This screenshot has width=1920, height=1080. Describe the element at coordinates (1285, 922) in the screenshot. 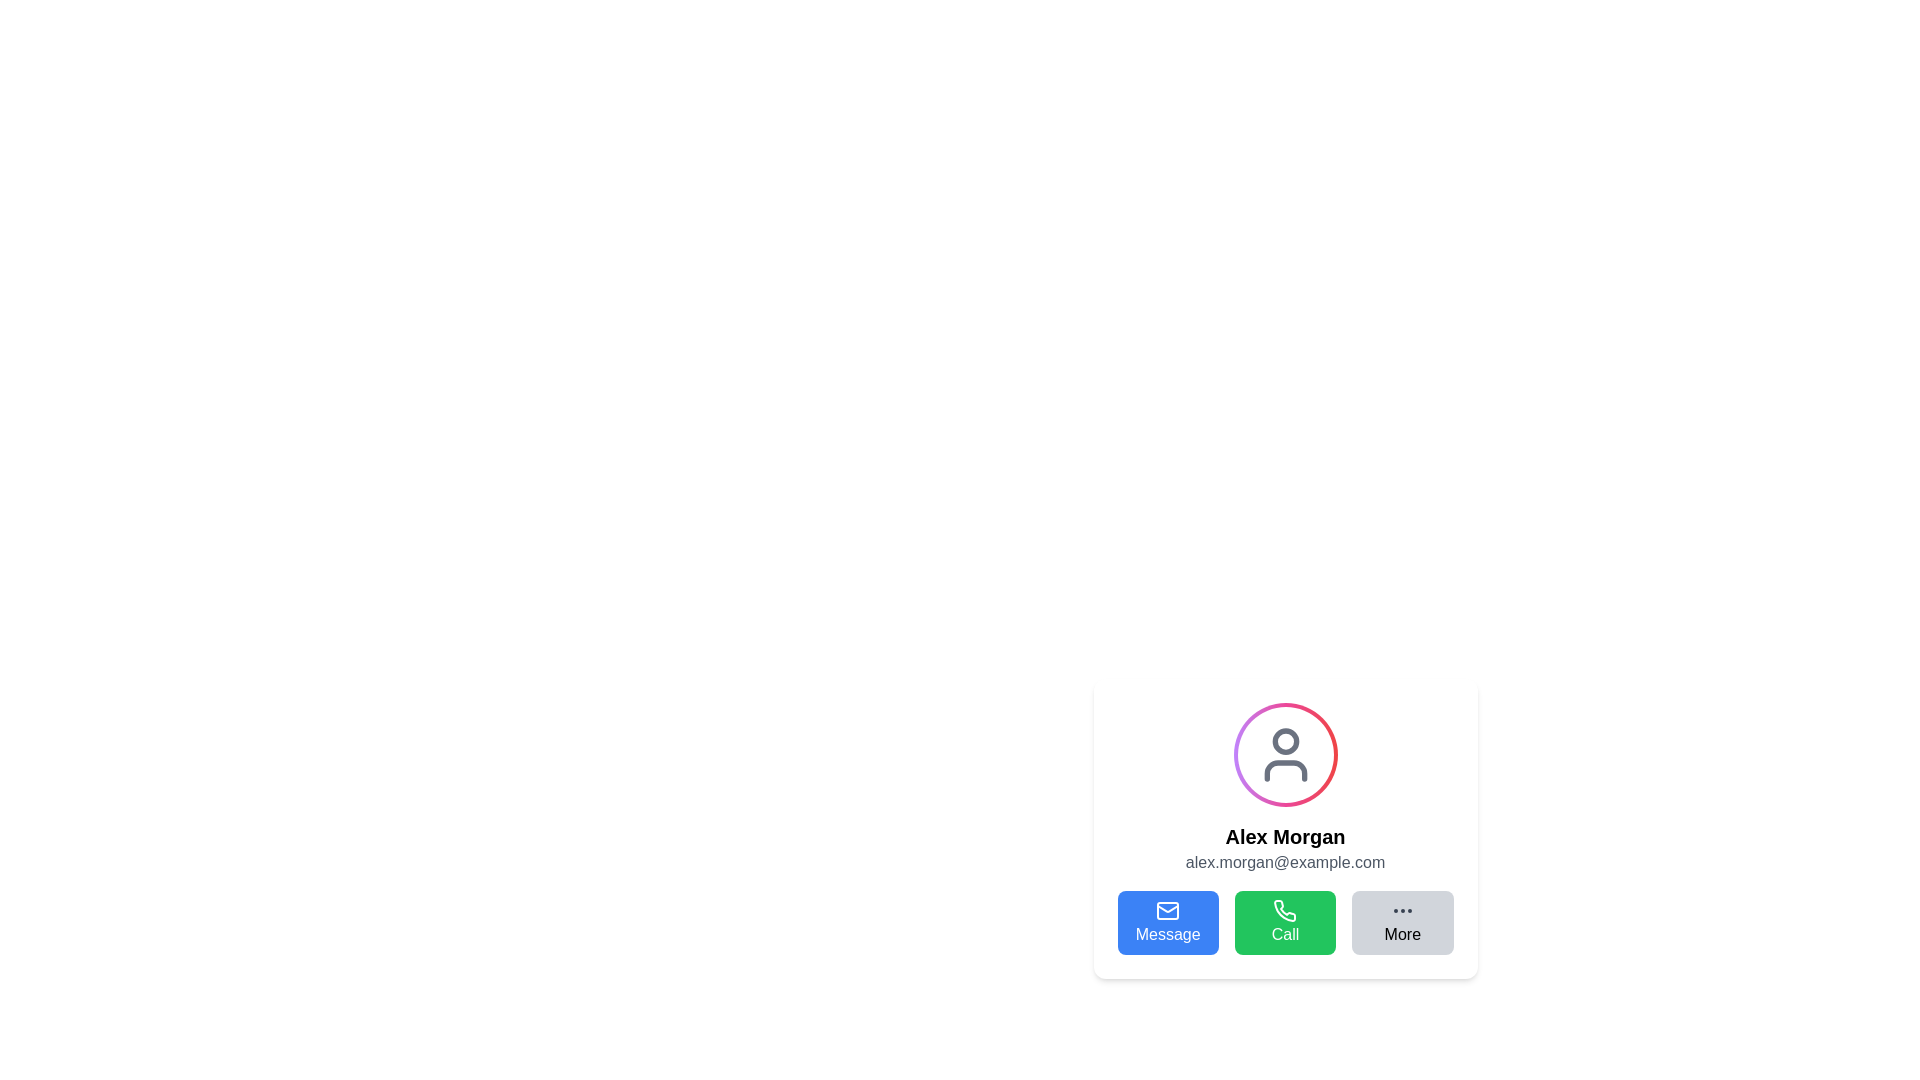

I see `the green 'Call' button with rounded corners, which is located between the blue 'Message' button and the gray 'More' button, to initiate a call` at that location.